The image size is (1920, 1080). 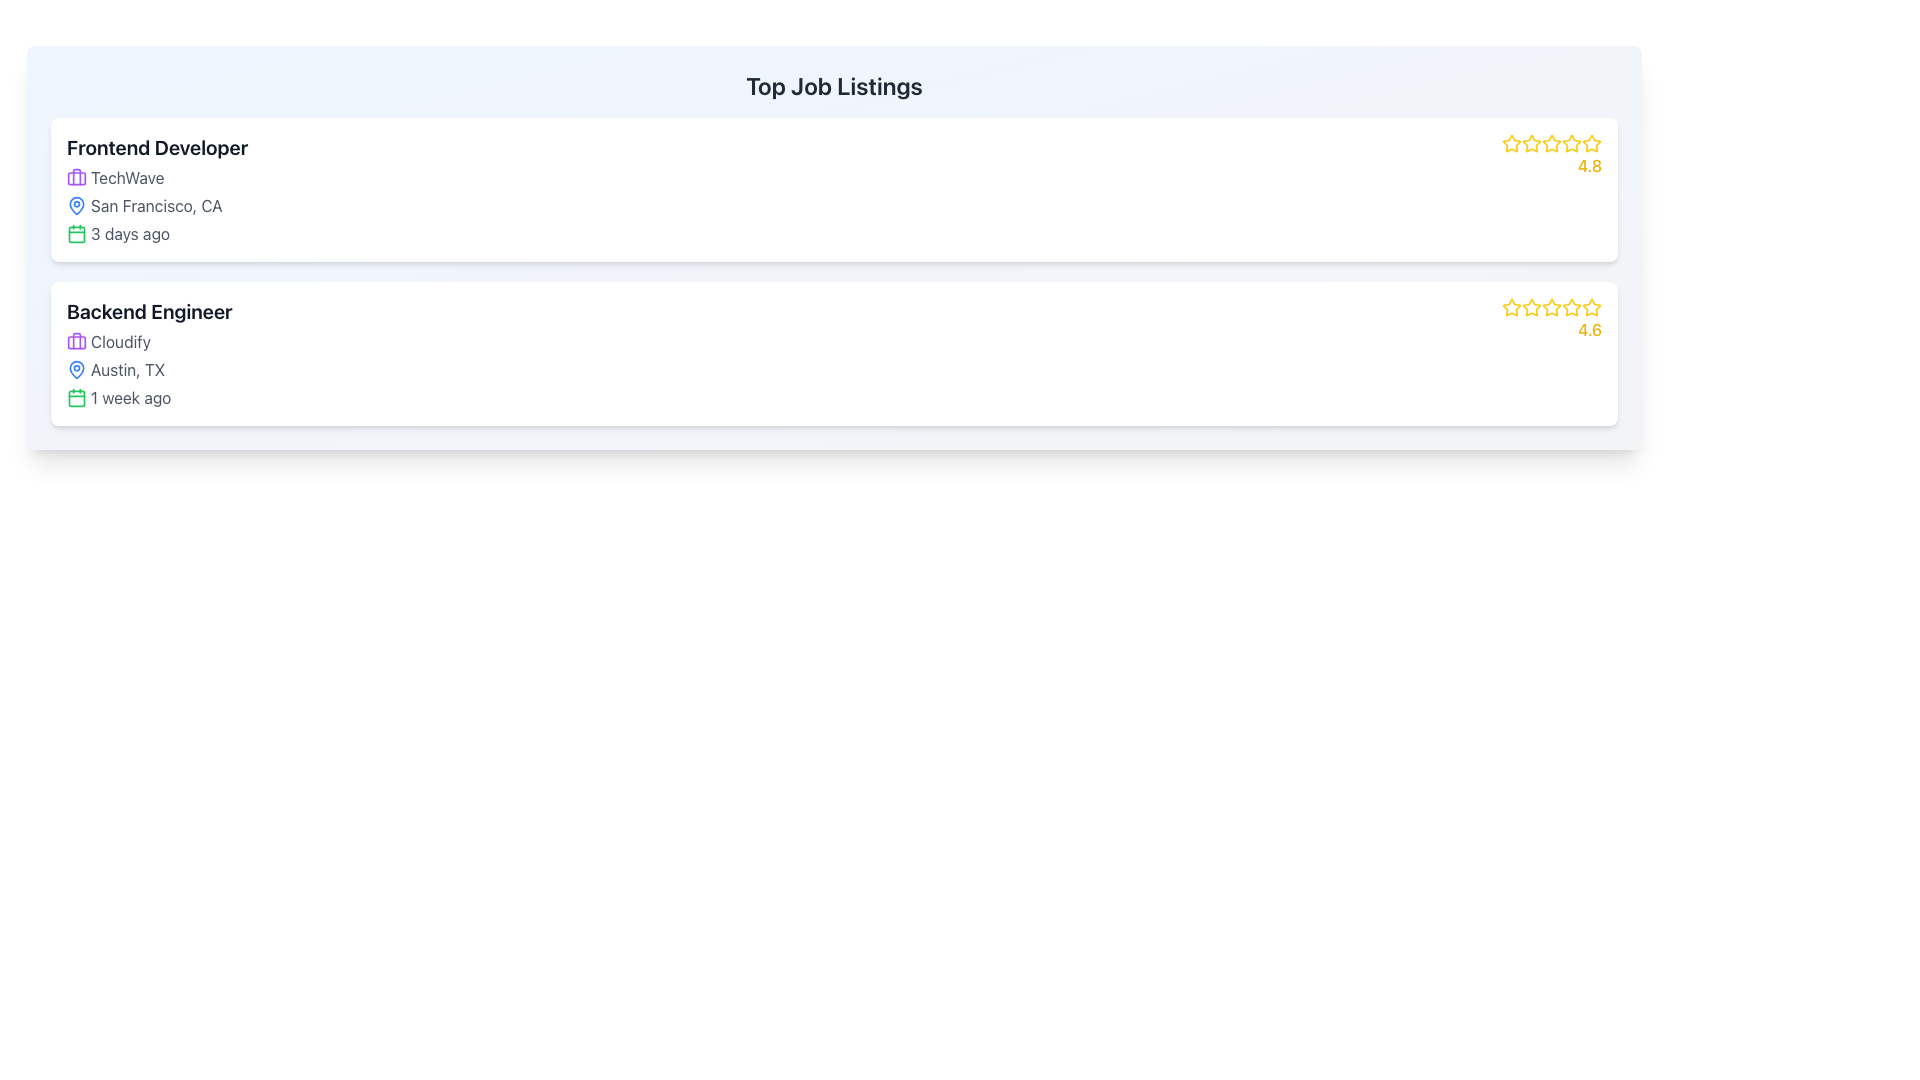 What do you see at coordinates (76, 370) in the screenshot?
I see `the location icon in the second job listing card that precedes the text 'Austin, TX'` at bounding box center [76, 370].